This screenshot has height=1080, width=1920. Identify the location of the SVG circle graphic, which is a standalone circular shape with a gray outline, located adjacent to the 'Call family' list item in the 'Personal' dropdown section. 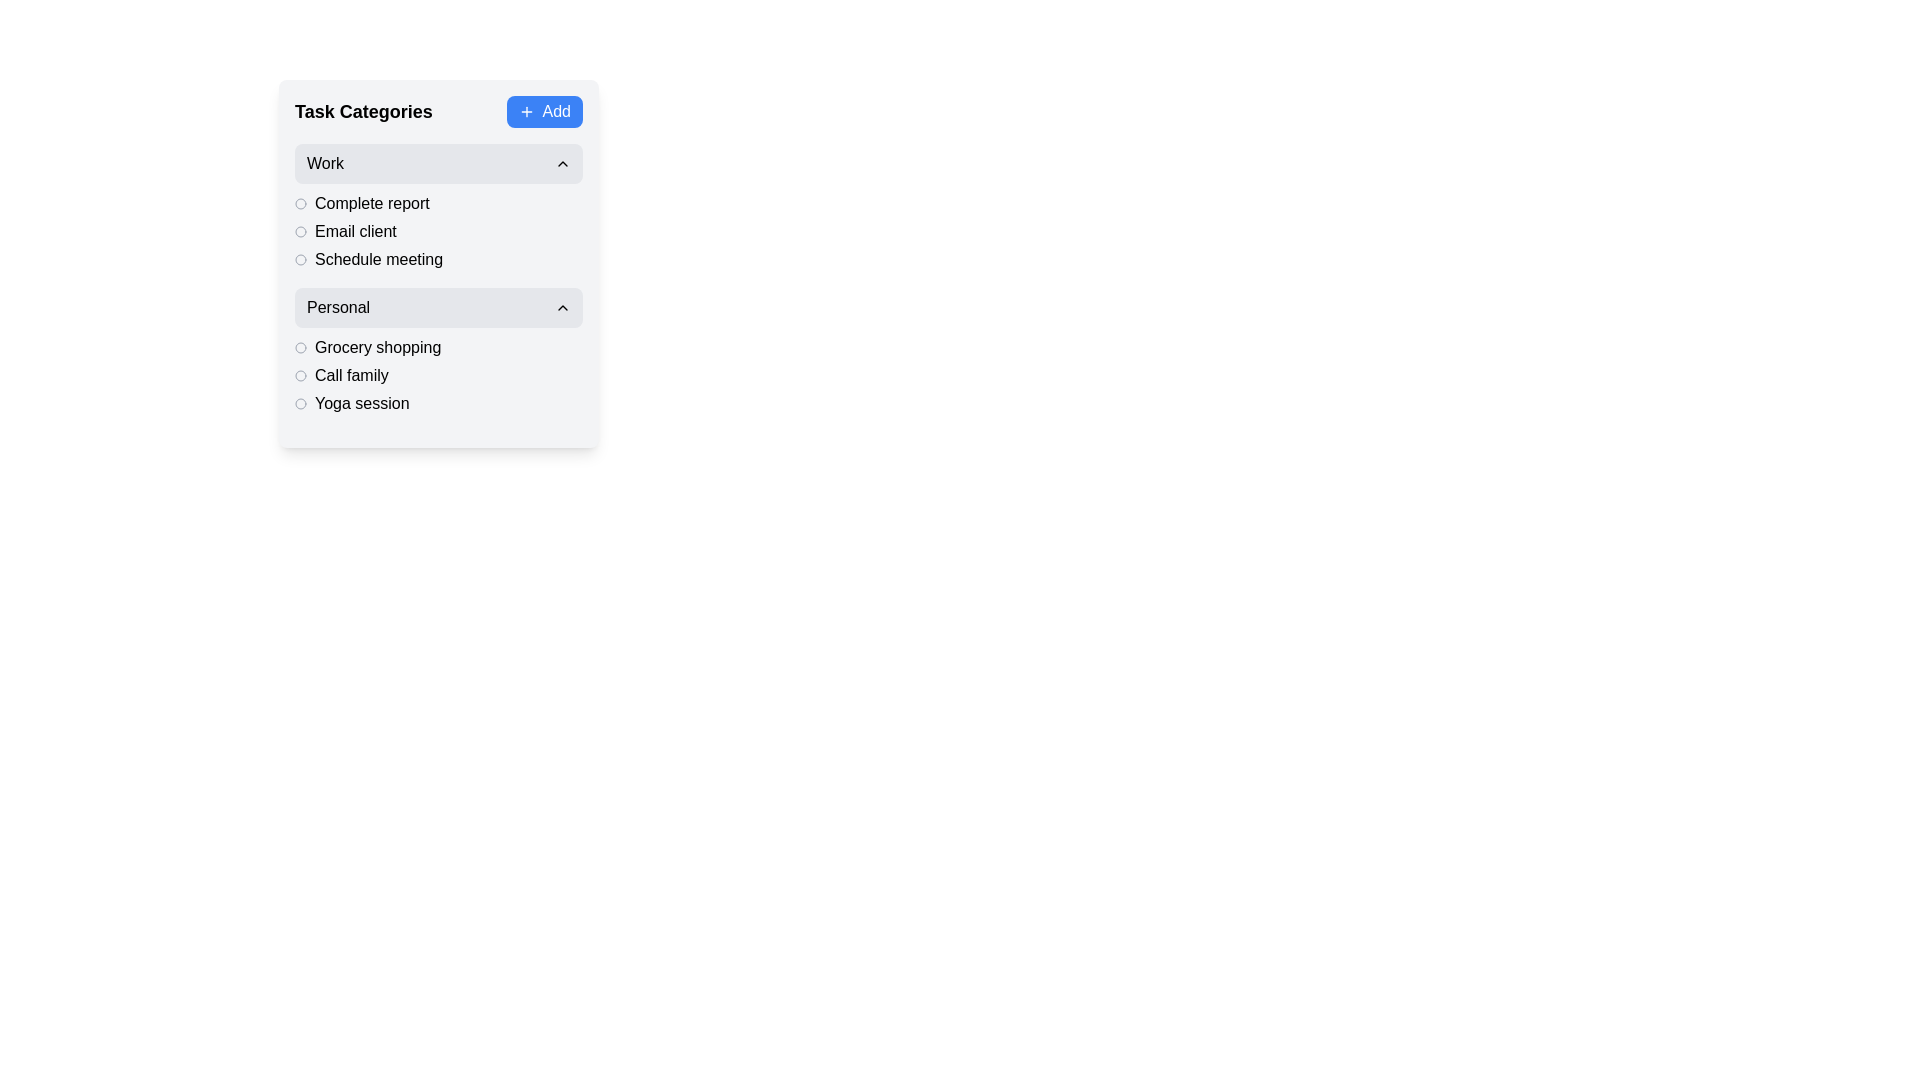
(300, 375).